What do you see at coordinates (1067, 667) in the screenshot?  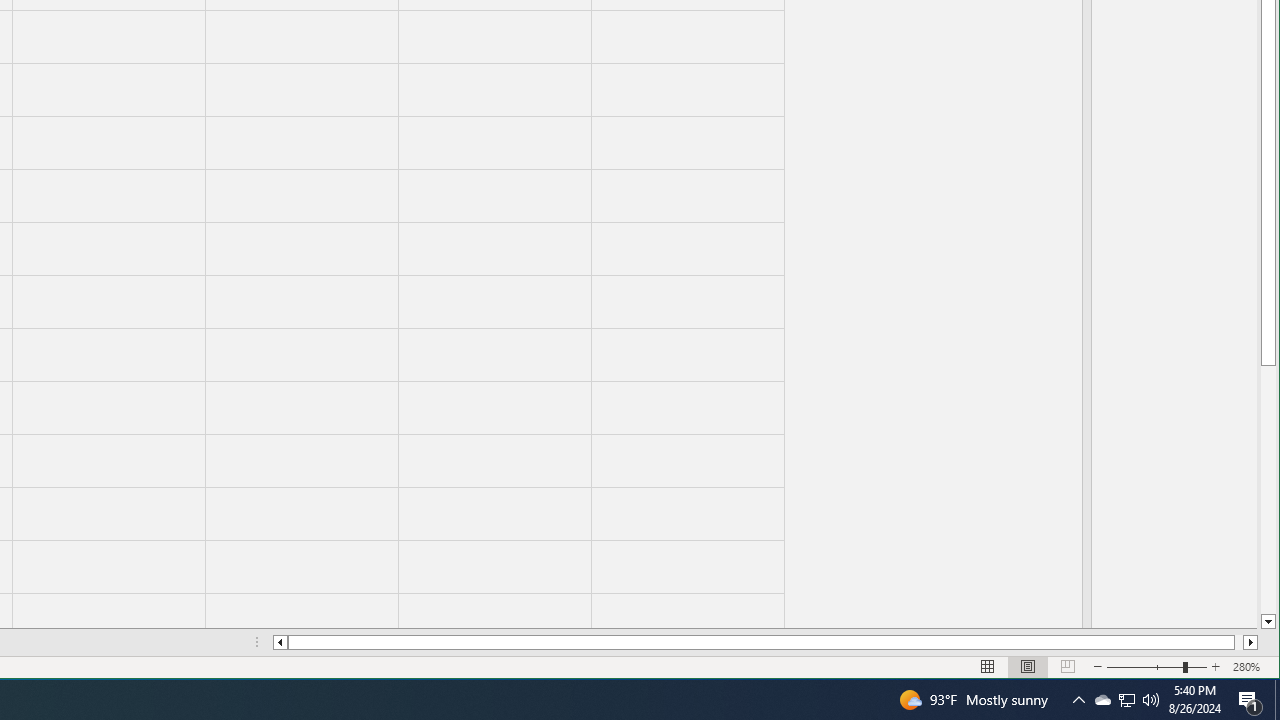 I see `'Page Break Preview'` at bounding box center [1067, 667].